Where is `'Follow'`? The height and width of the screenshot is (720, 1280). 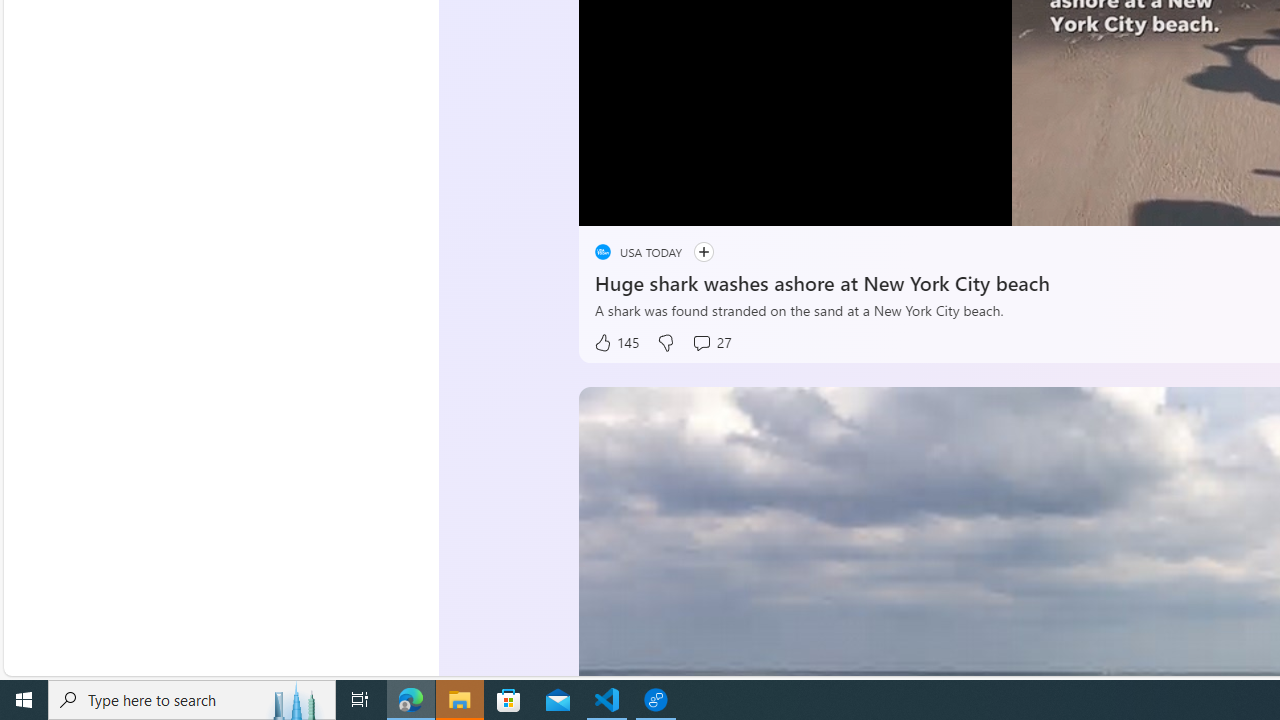 'Follow' is located at coordinates (703, 251).